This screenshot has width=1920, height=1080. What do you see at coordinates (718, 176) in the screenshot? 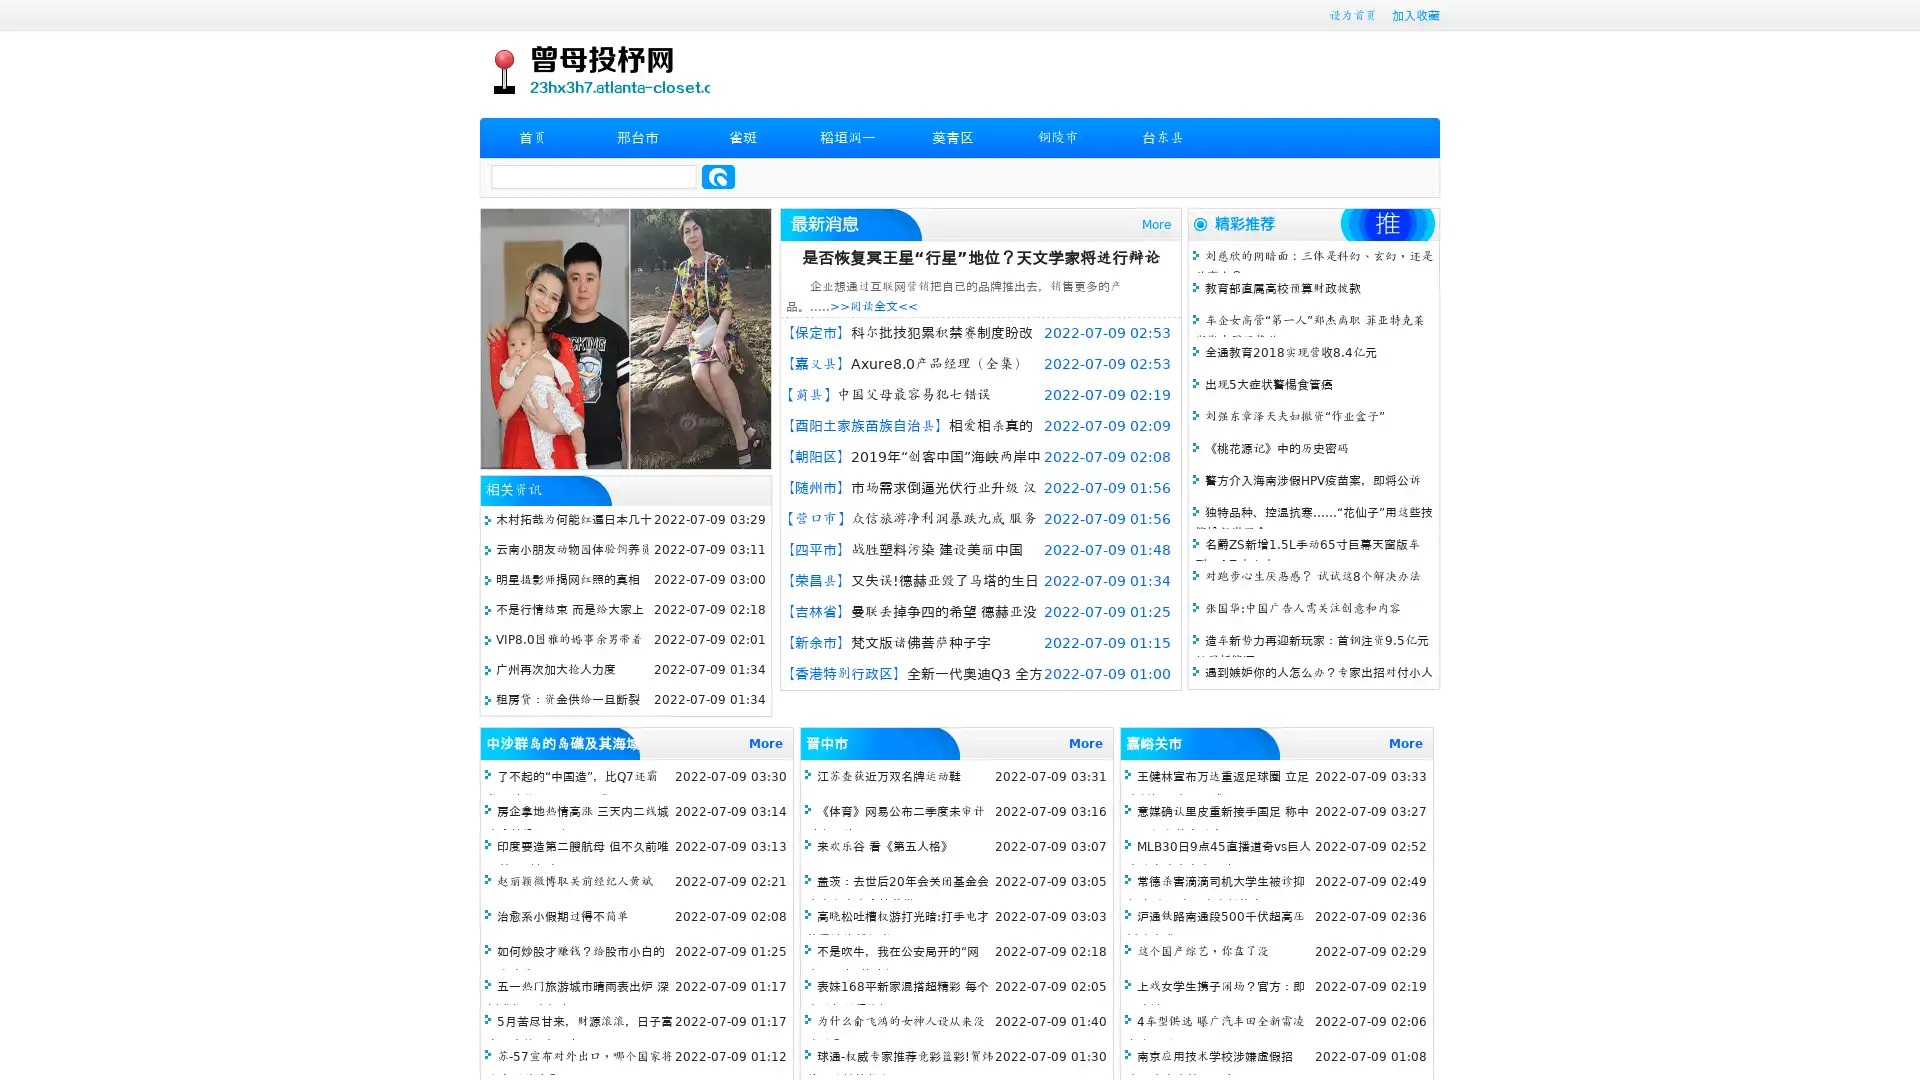
I see `Search` at bounding box center [718, 176].